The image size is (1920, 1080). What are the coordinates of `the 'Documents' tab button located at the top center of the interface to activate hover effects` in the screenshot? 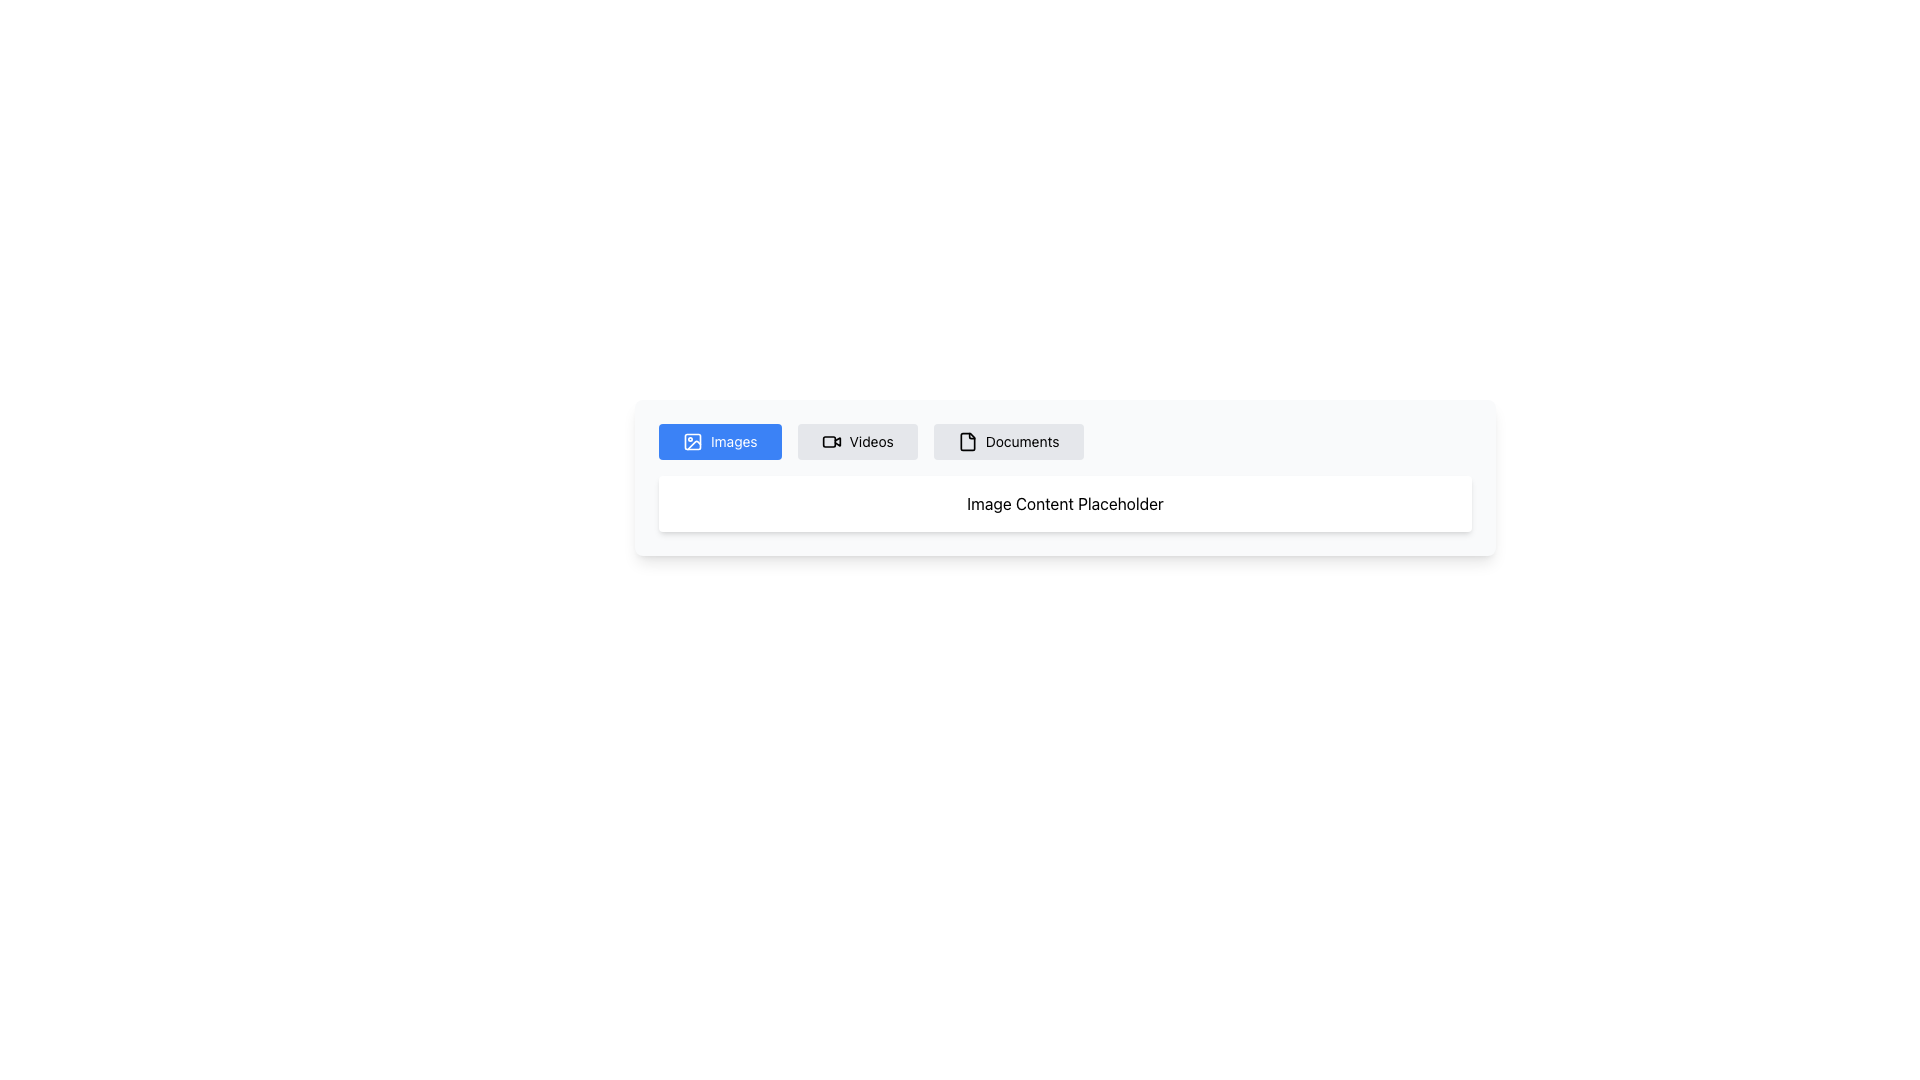 It's located at (1008, 441).